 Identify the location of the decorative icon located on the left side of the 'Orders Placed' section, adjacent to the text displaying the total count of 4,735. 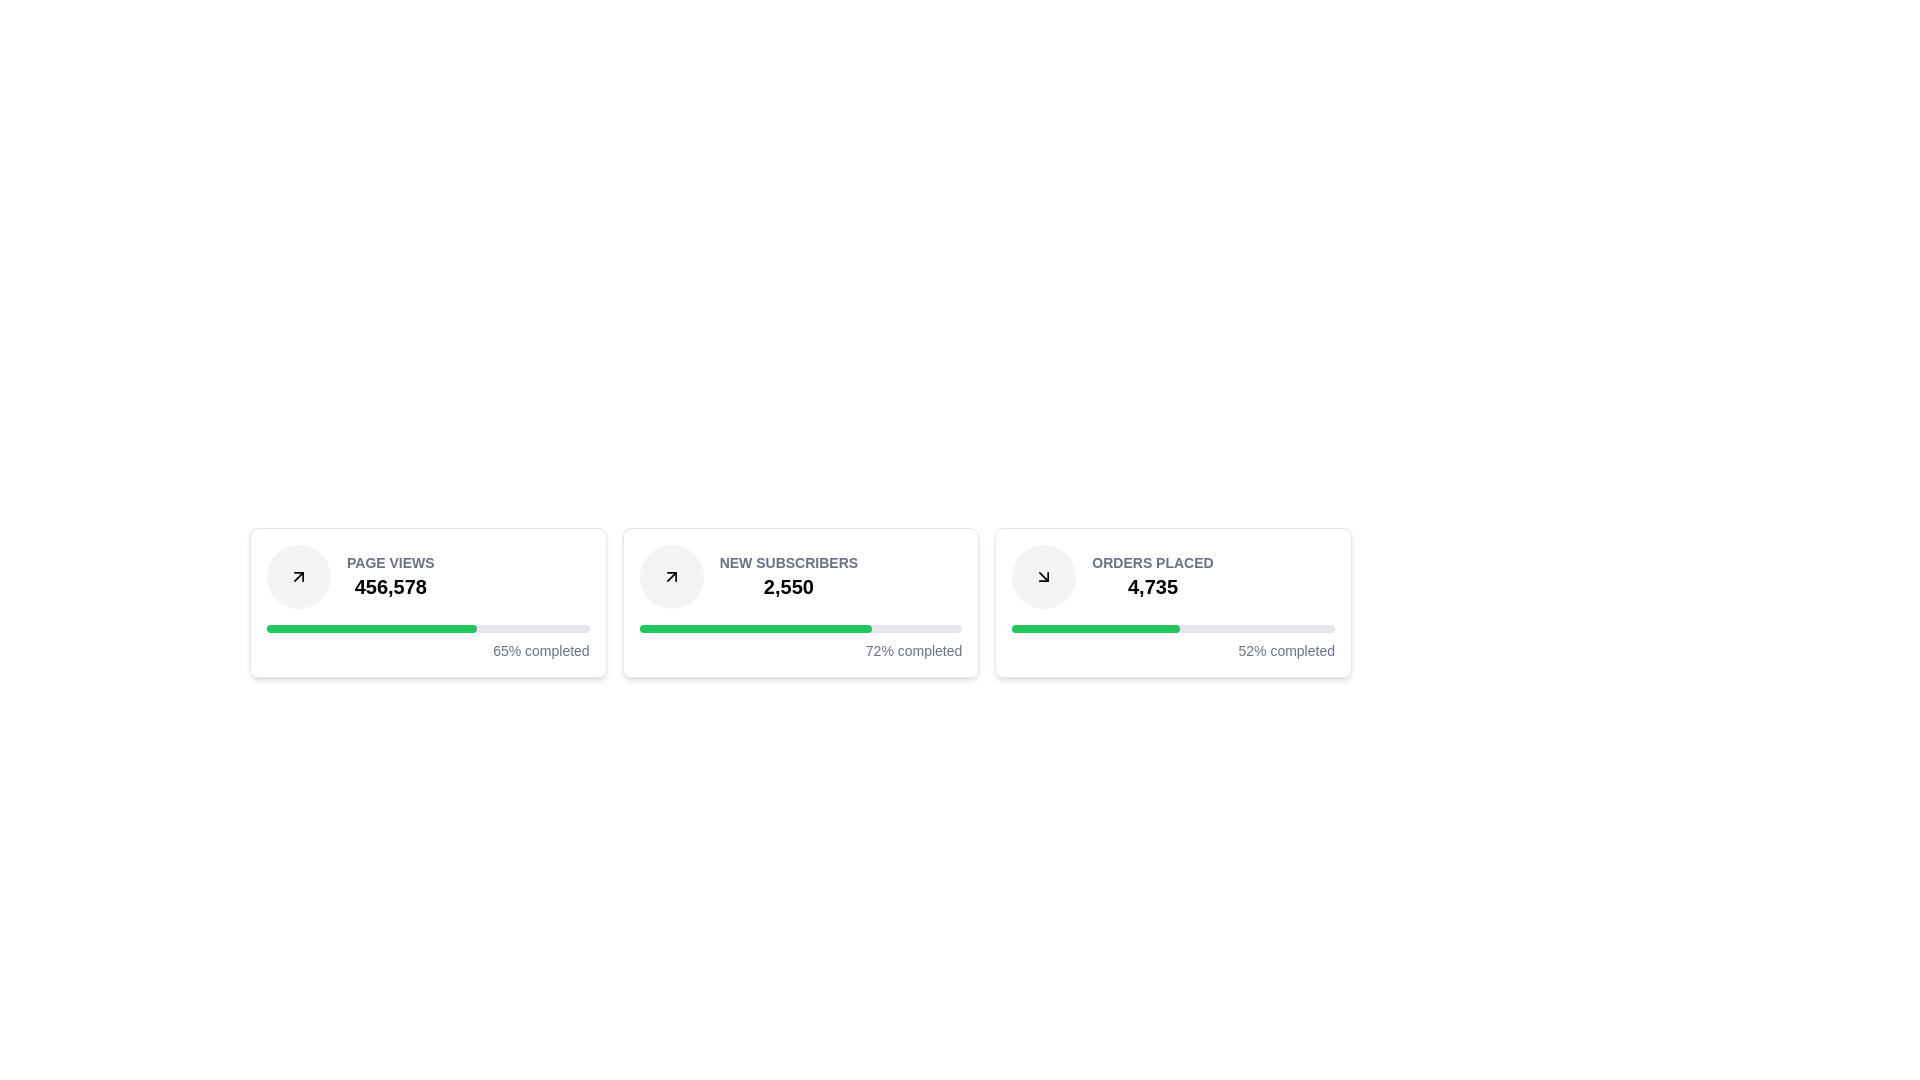
(1043, 577).